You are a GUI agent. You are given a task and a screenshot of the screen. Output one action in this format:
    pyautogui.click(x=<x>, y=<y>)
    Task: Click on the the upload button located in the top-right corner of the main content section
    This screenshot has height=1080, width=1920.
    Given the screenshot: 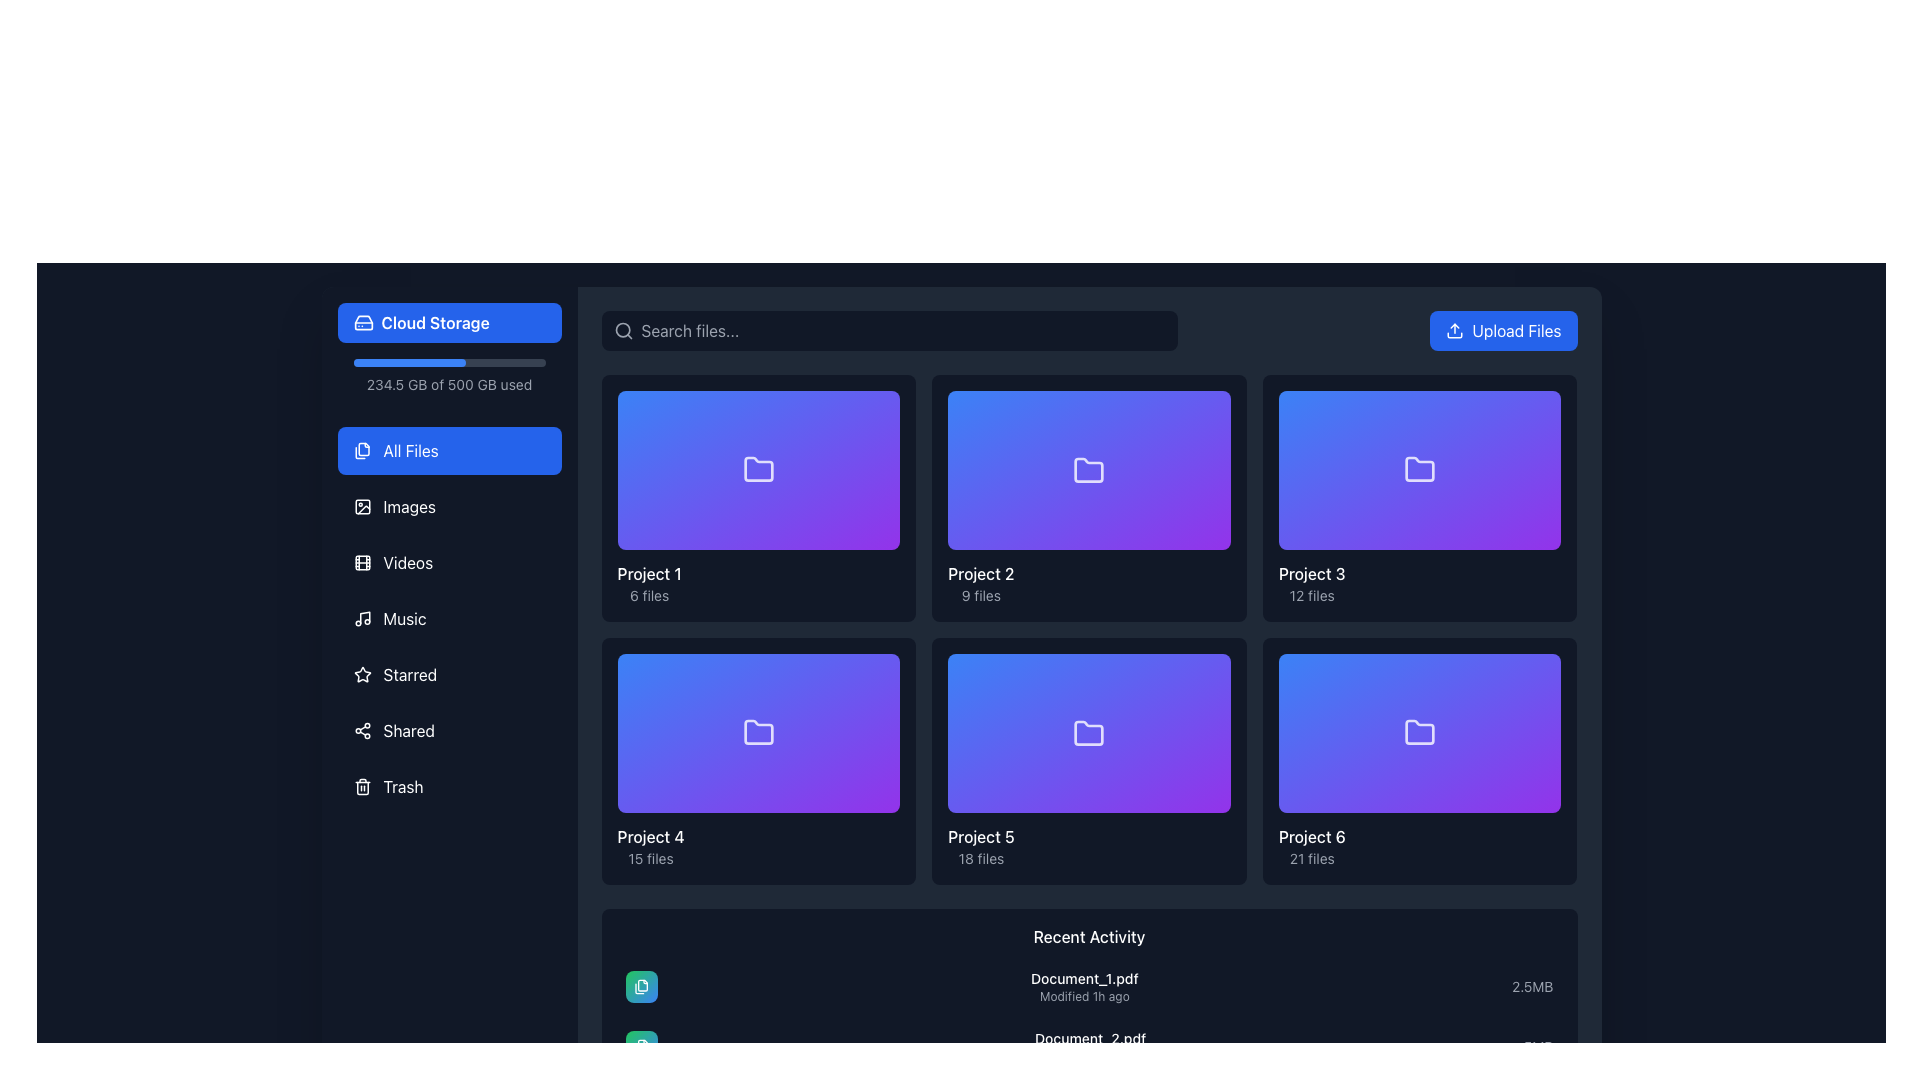 What is the action you would take?
    pyautogui.click(x=1503, y=330)
    